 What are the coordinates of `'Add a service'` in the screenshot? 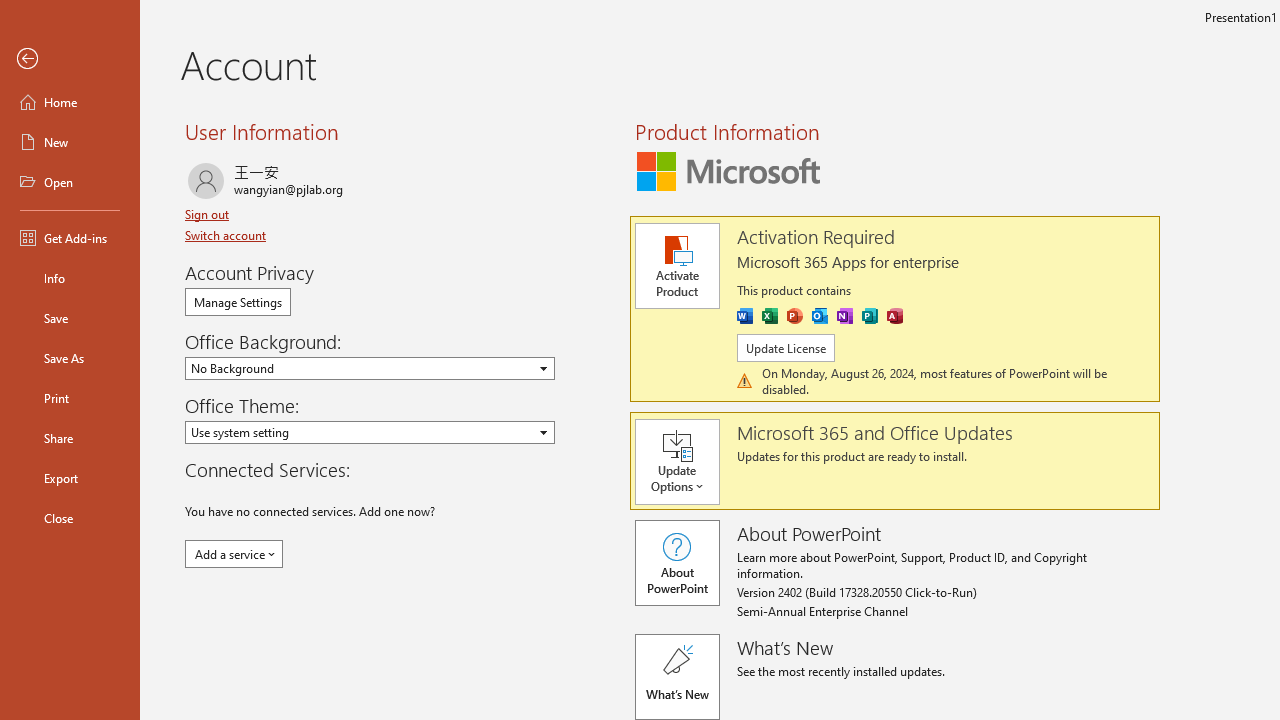 It's located at (234, 554).